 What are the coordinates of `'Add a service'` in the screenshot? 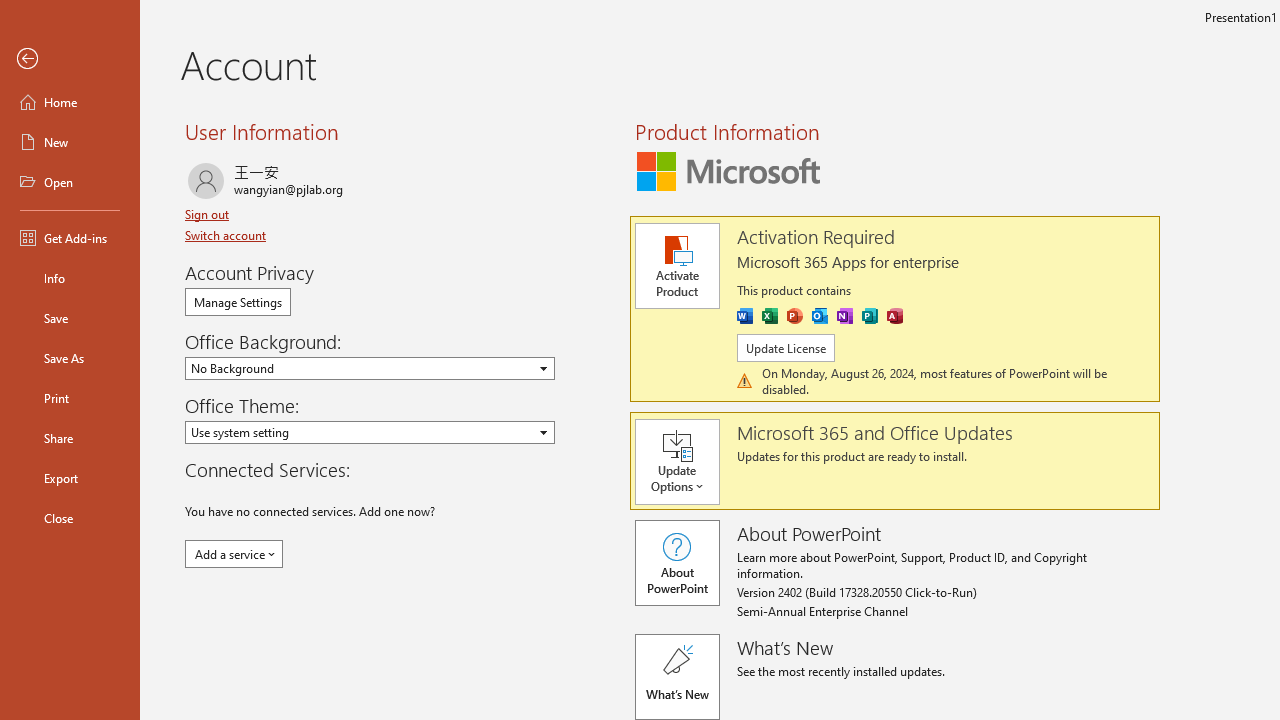 It's located at (234, 554).